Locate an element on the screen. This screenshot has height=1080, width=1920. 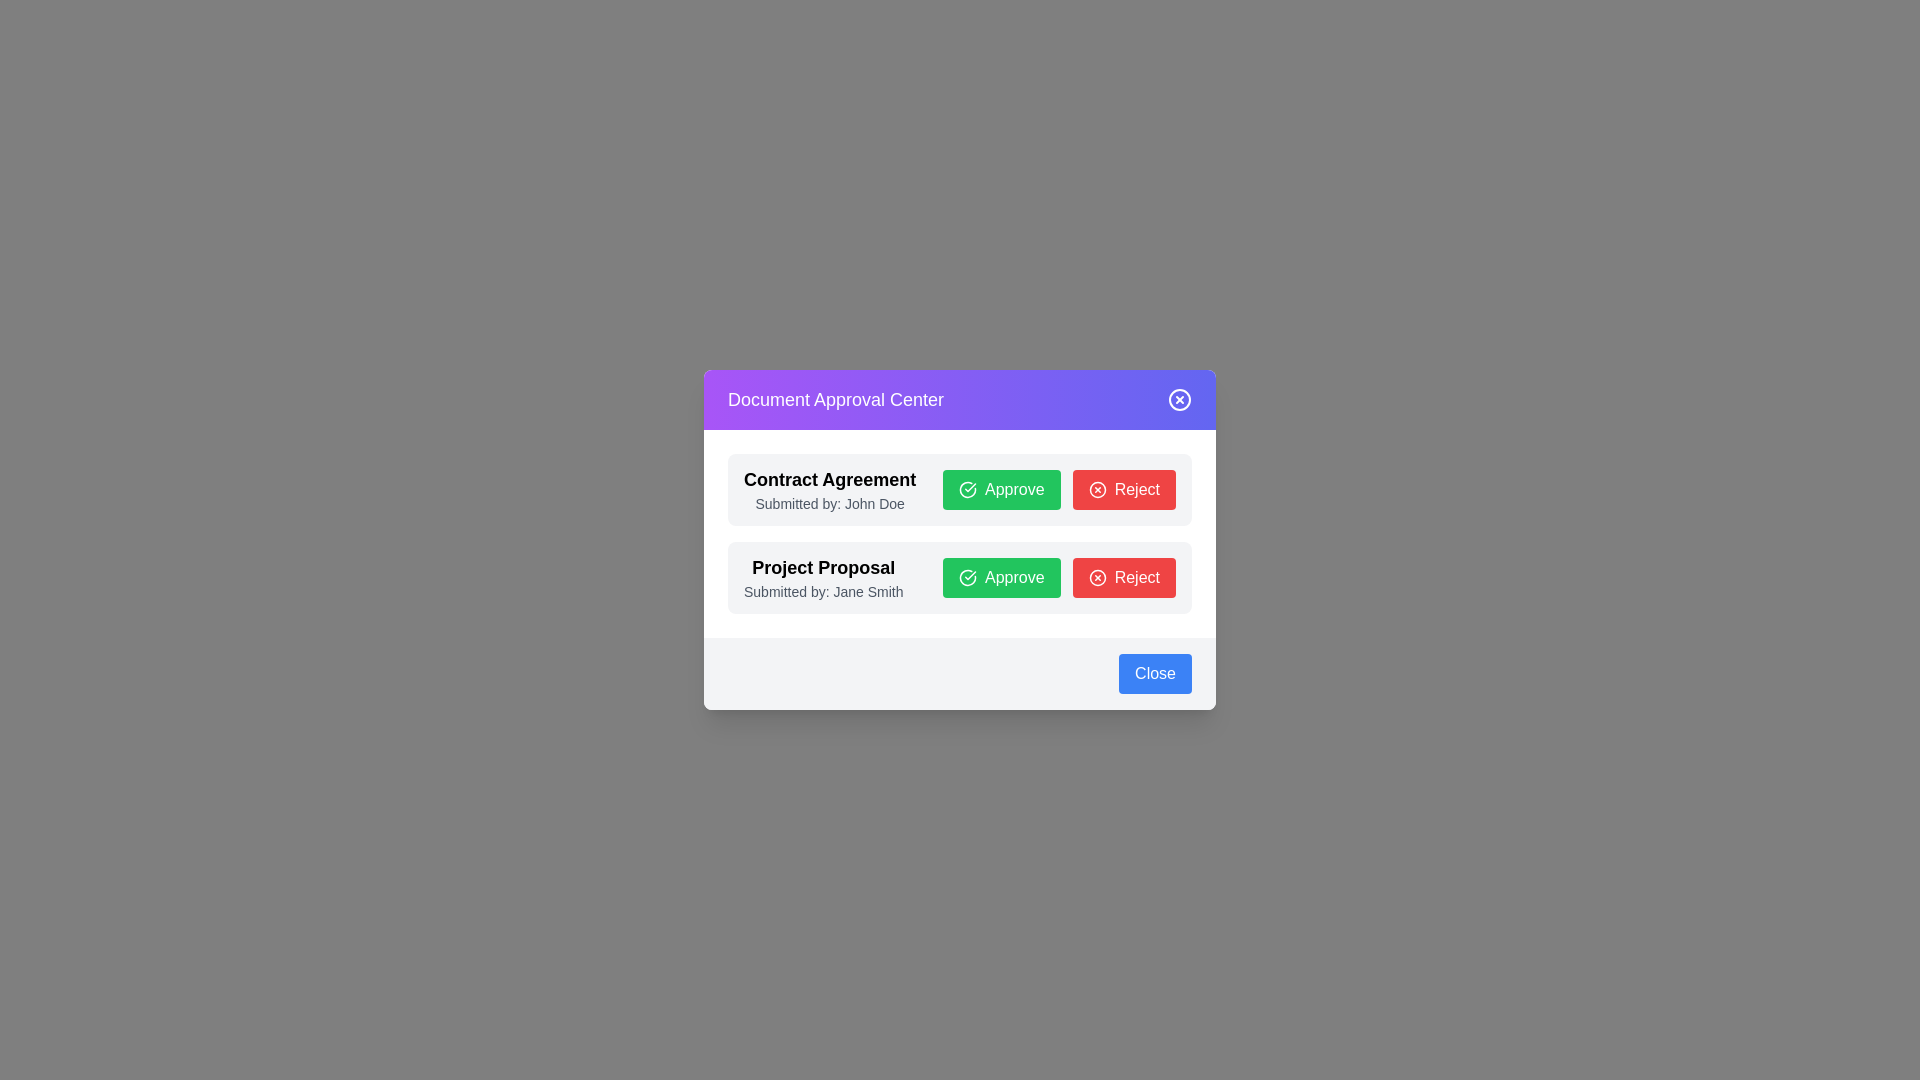
the 'Approve' and 'Reject' buttons in the Horizontal button group within the 'Contract Agreement' section is located at coordinates (1058, 489).